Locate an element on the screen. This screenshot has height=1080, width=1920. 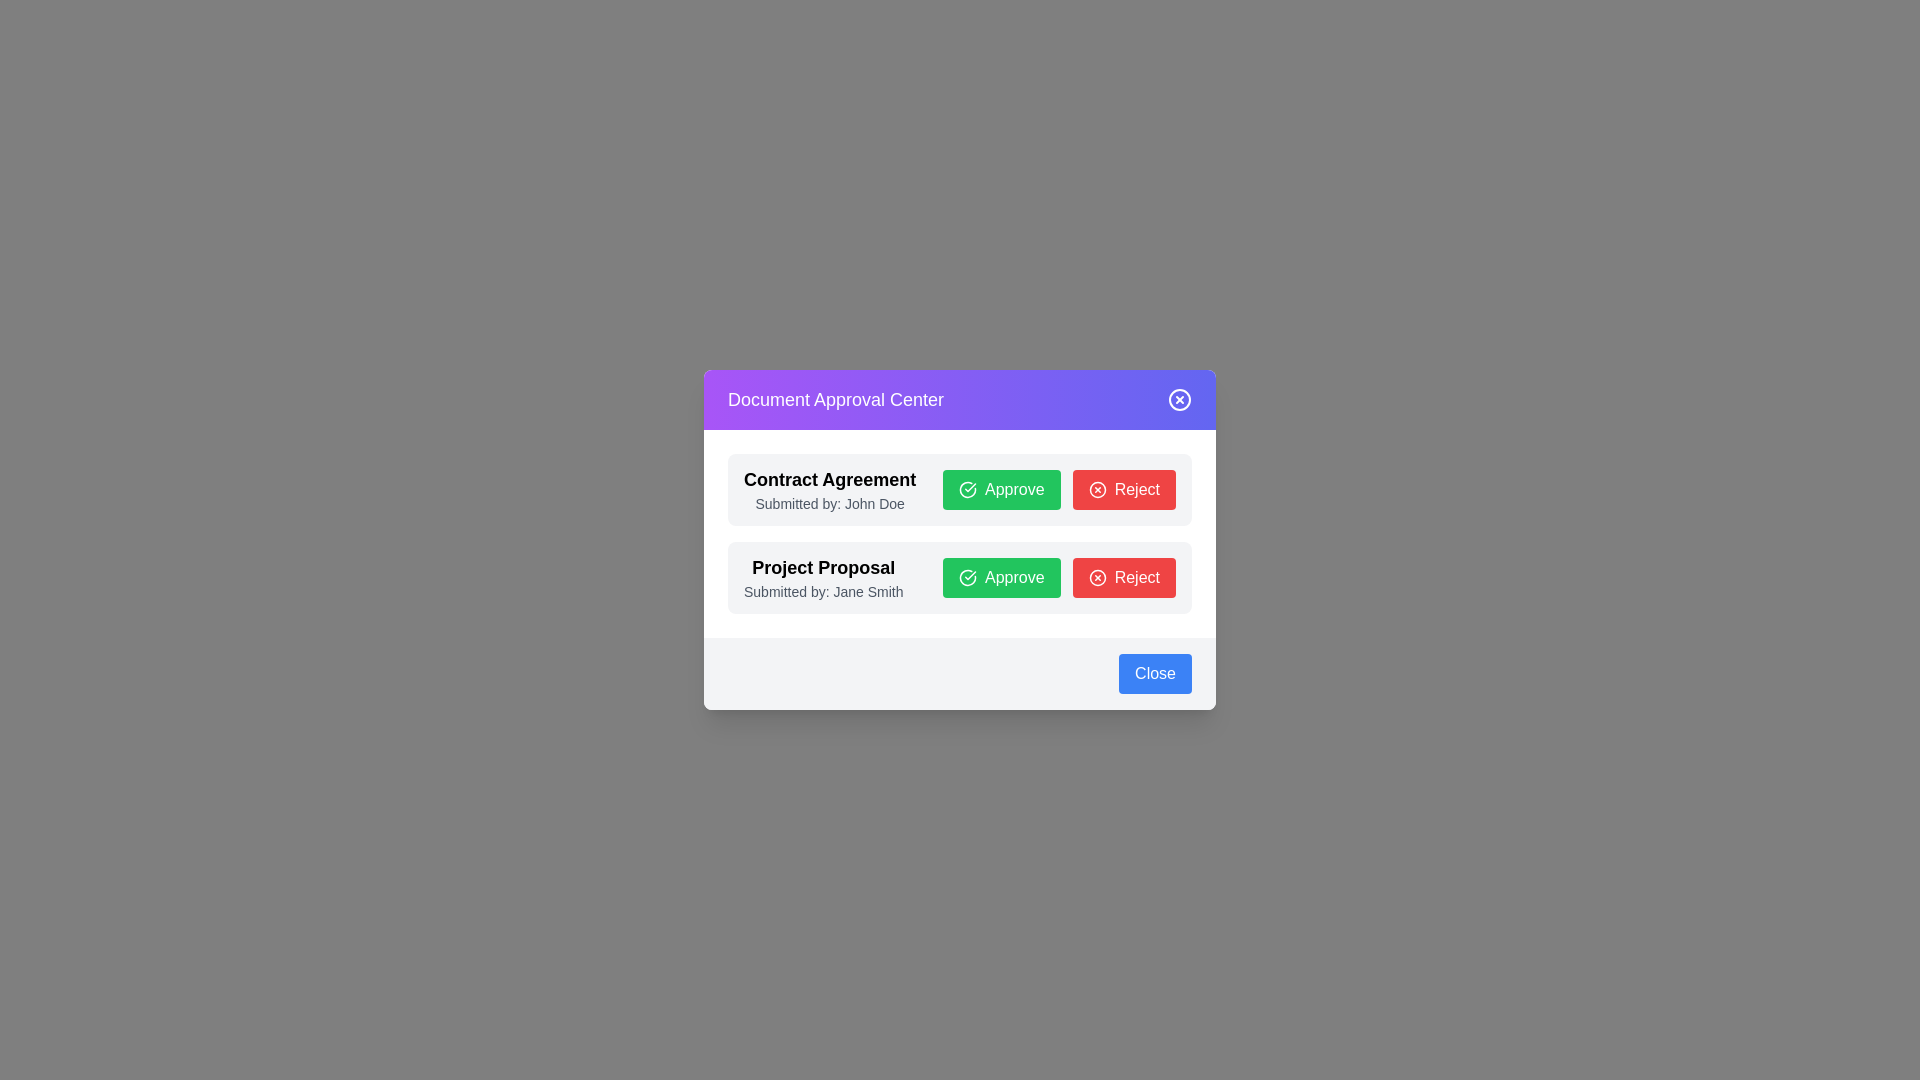
the 'Approve' and 'Reject' buttons in the Horizontal button group within the 'Contract Agreement' section is located at coordinates (1058, 489).